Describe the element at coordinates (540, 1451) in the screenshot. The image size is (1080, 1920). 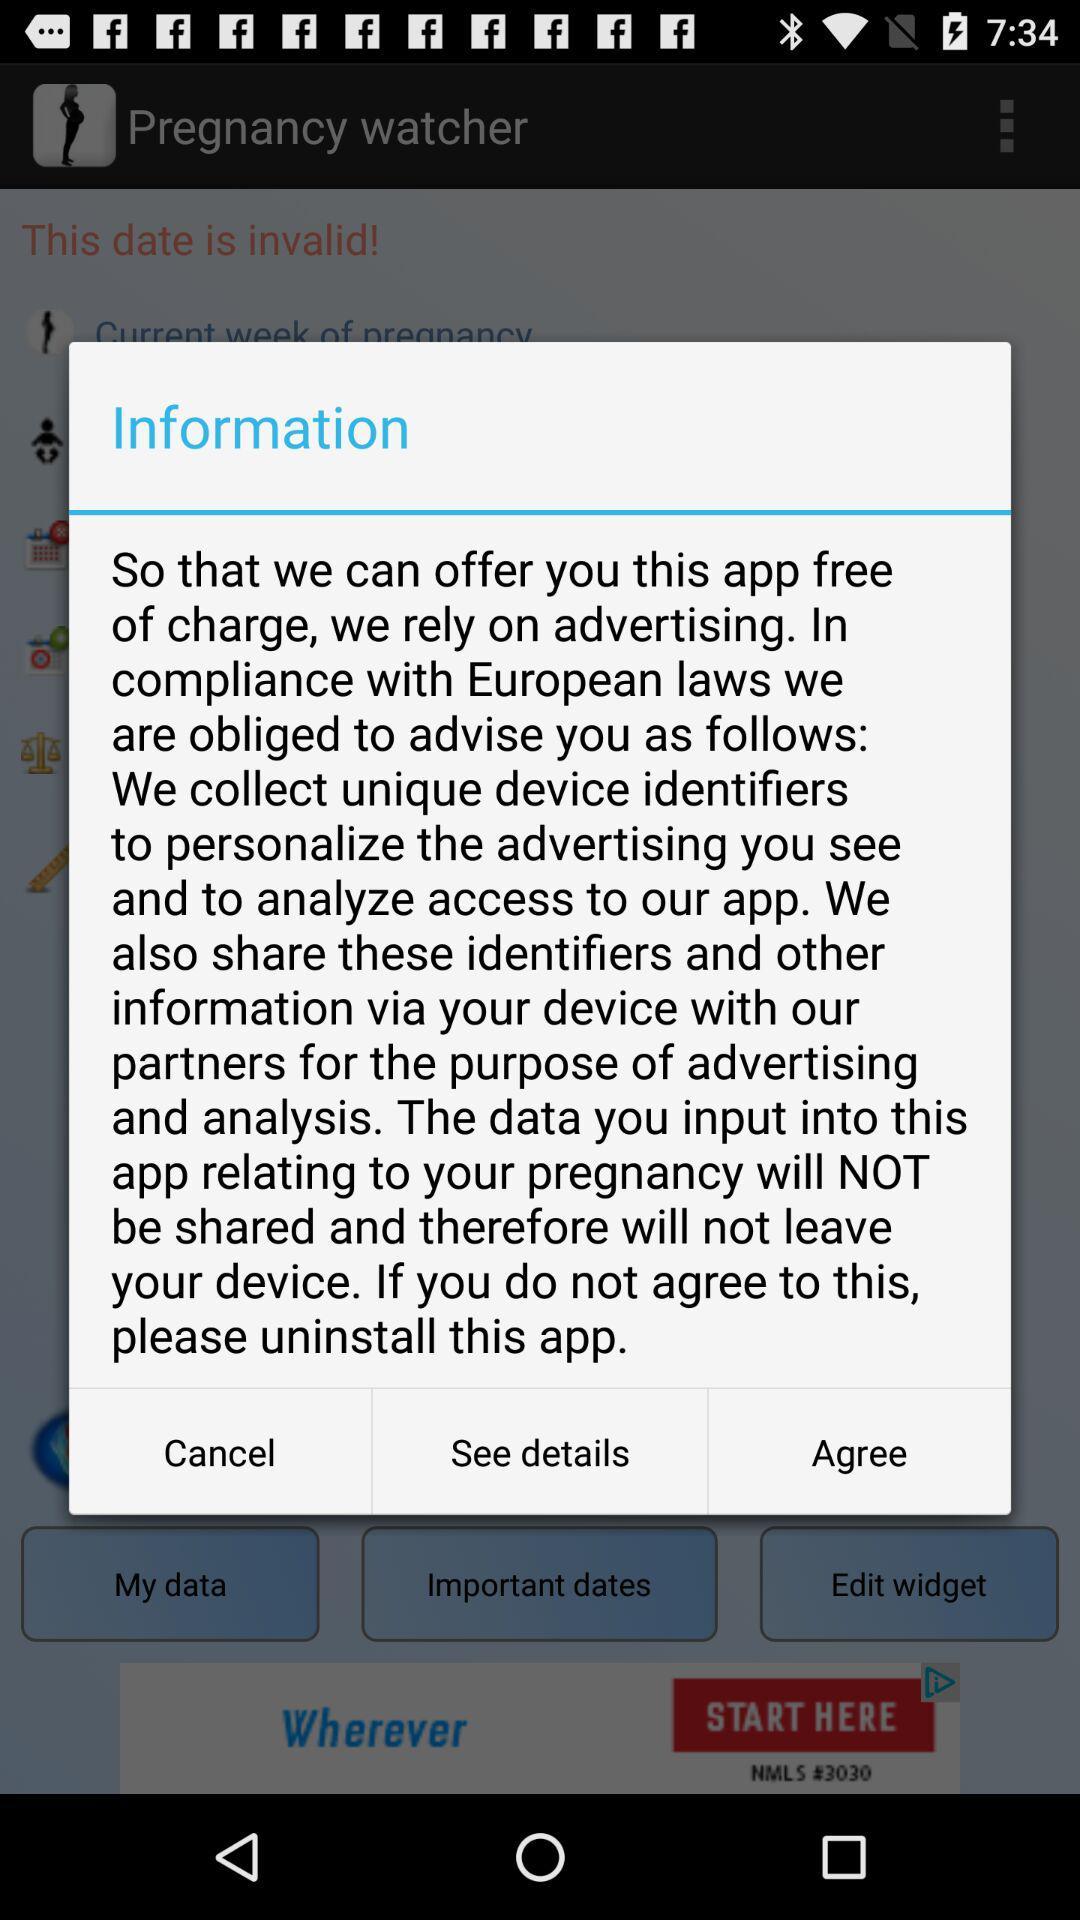
I see `the icon next to cancel item` at that location.